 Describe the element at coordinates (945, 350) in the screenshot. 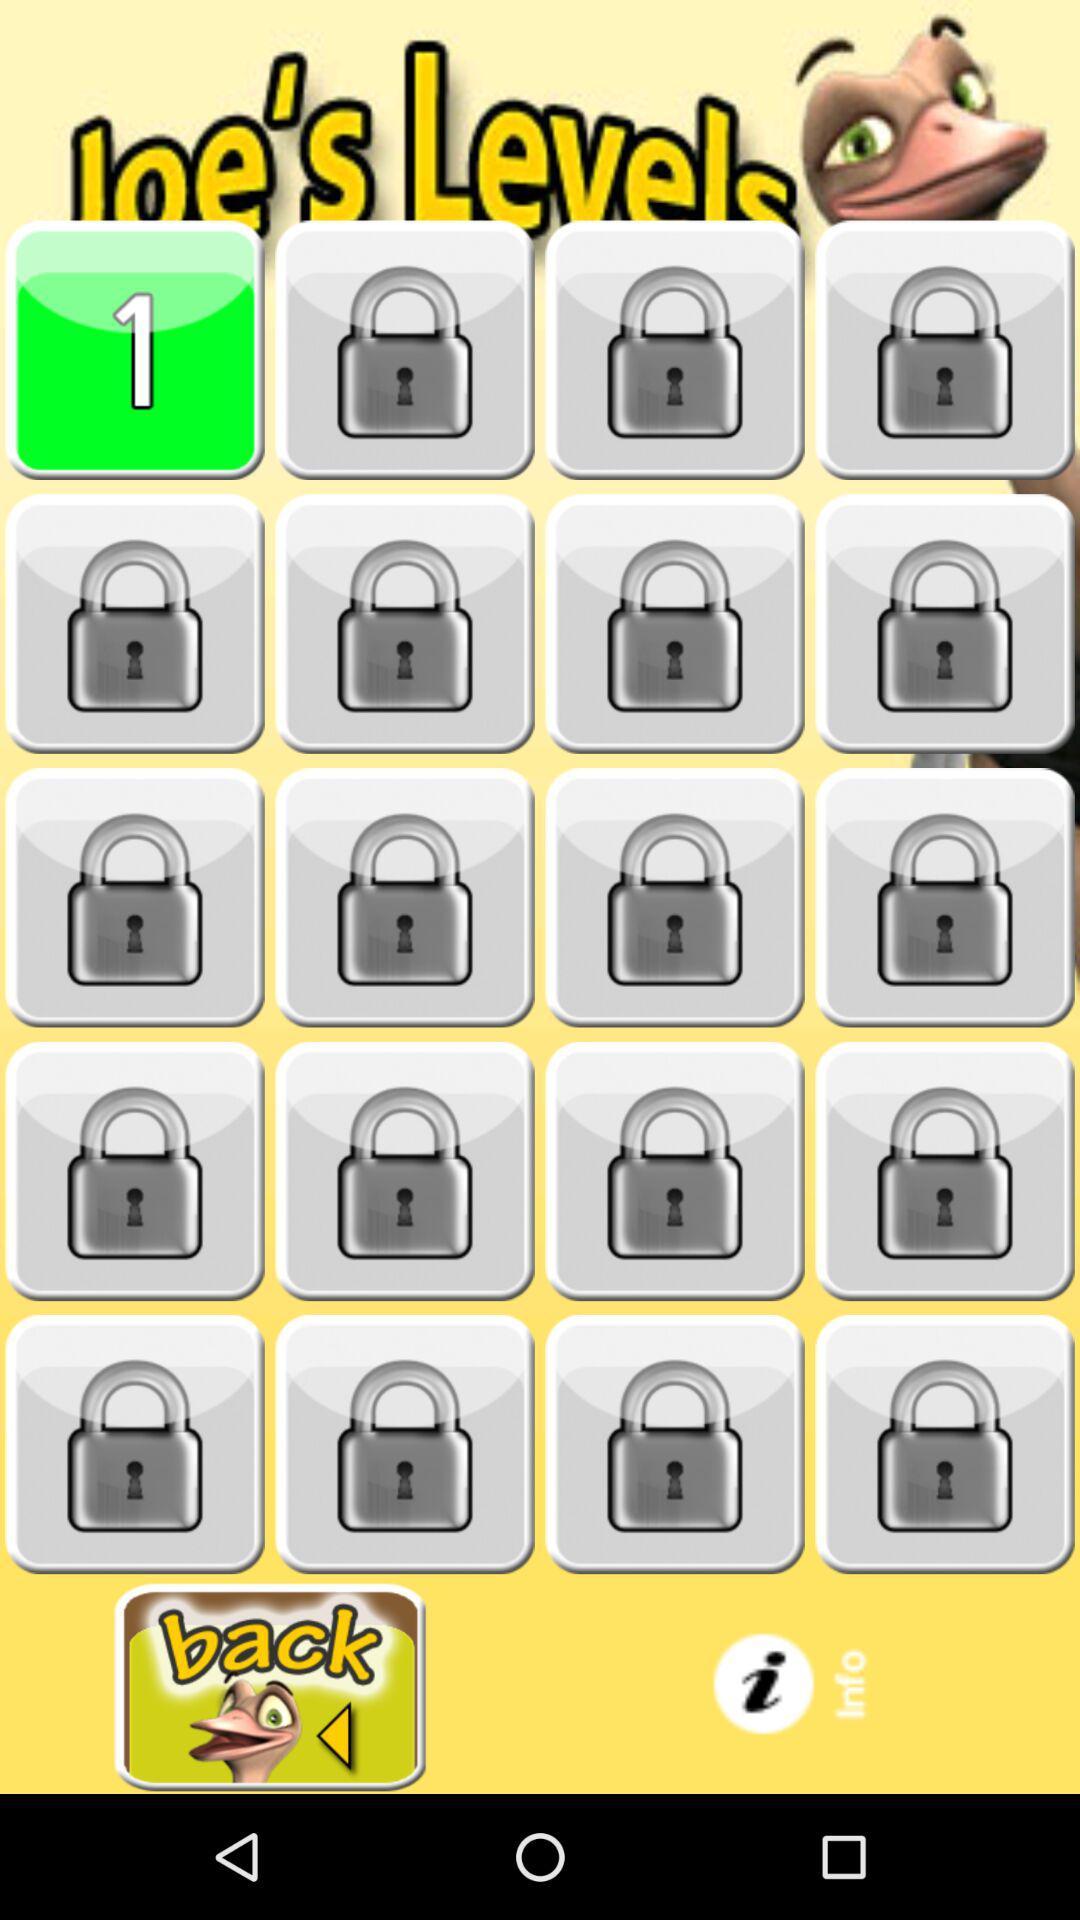

I see `level` at that location.